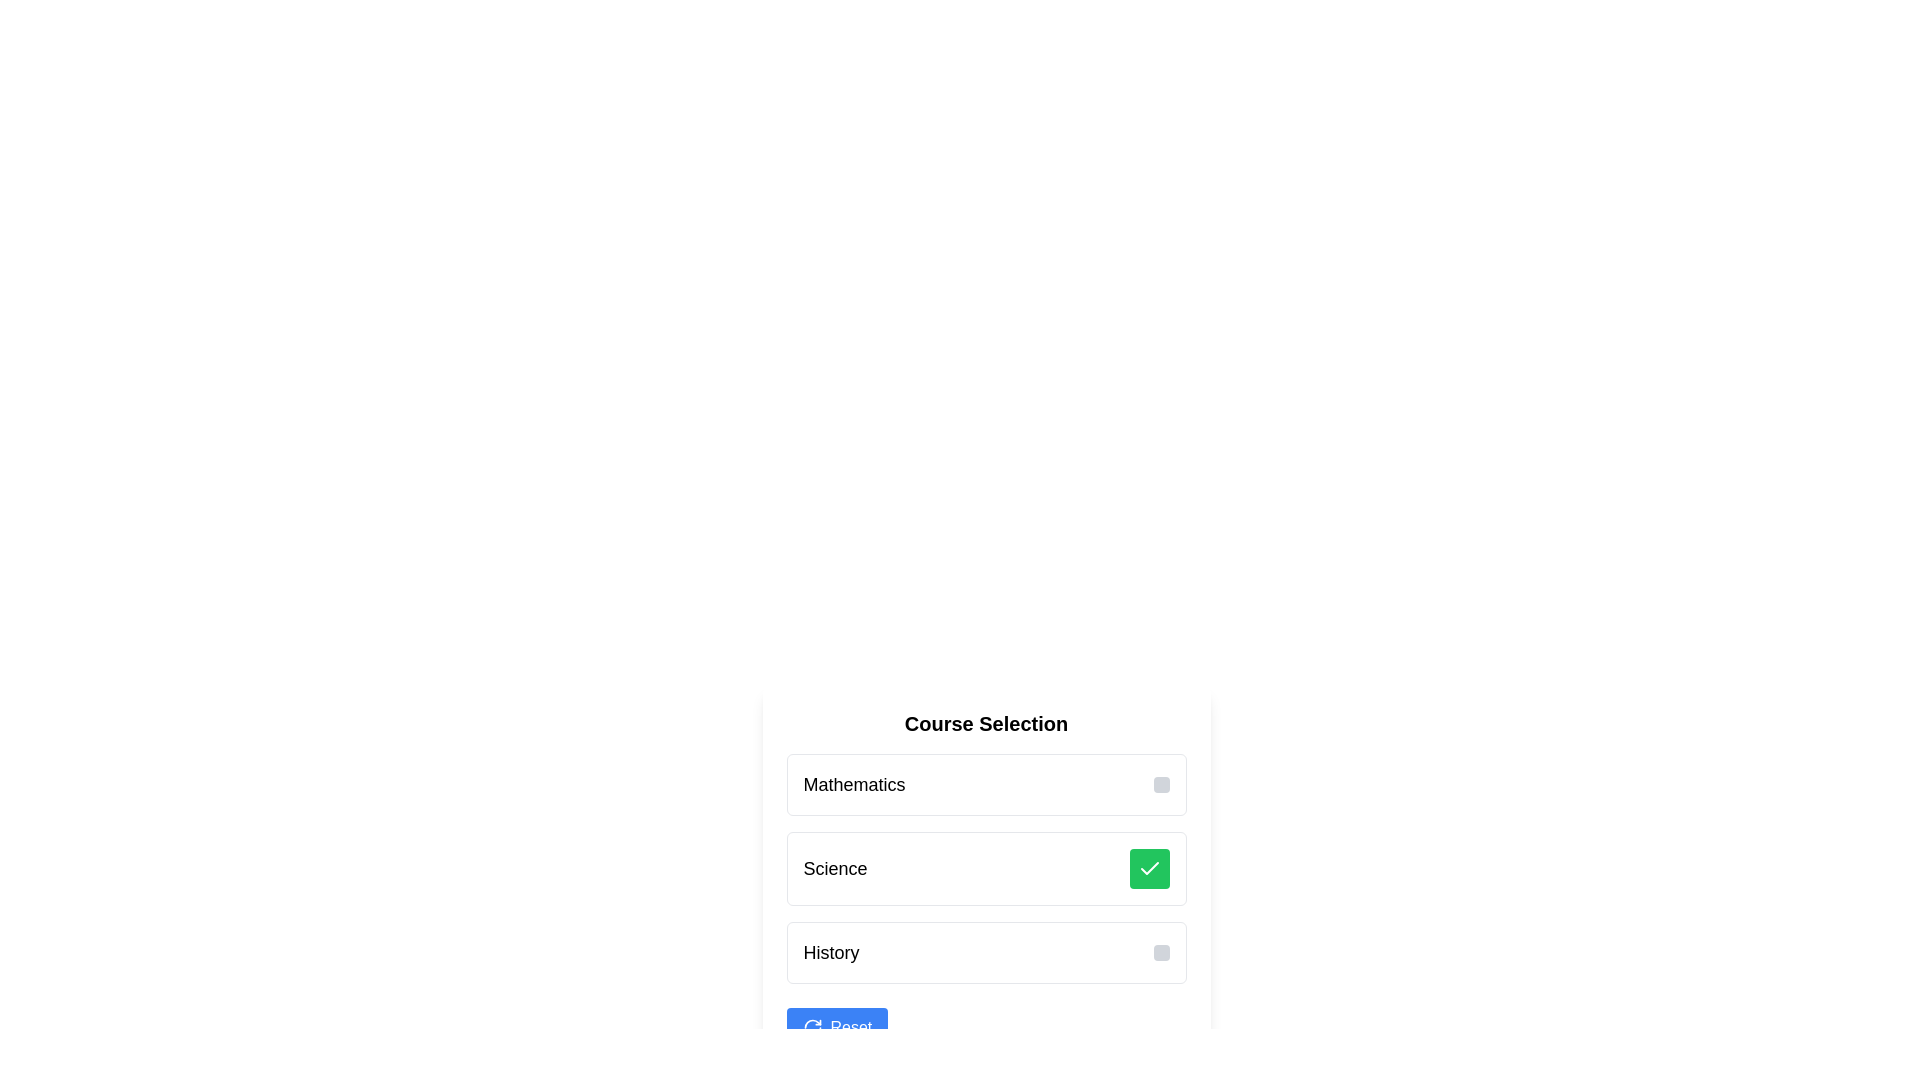 This screenshot has height=1080, width=1920. What do you see at coordinates (837, 1028) in the screenshot?
I see `the blue rectangular button labeled 'Reset' with an icon of two circular arrows to observe the visual feedback of its background color change` at bounding box center [837, 1028].